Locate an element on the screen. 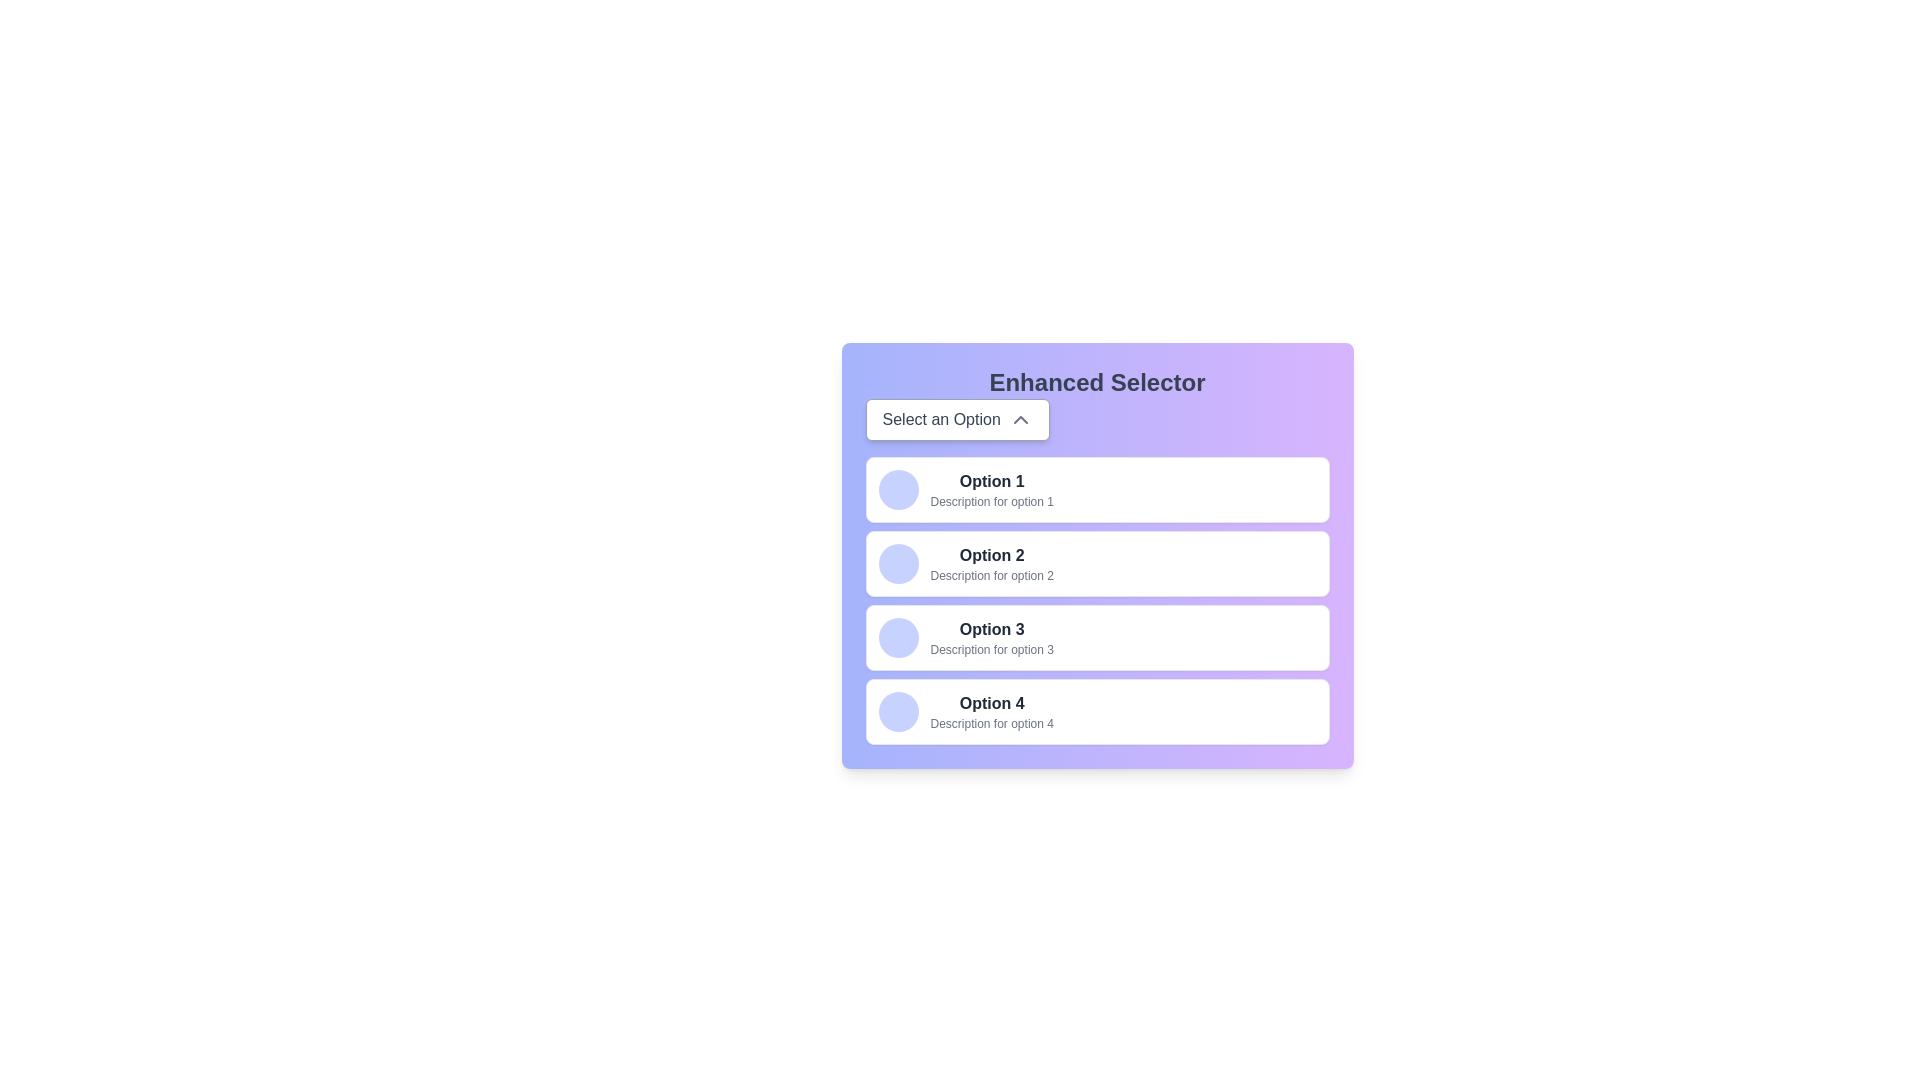 Image resolution: width=1920 pixels, height=1080 pixels. the dropdown menu toggle button with the text 'Select an Option' located below the title 'Enhanced Selector' is located at coordinates (956, 419).